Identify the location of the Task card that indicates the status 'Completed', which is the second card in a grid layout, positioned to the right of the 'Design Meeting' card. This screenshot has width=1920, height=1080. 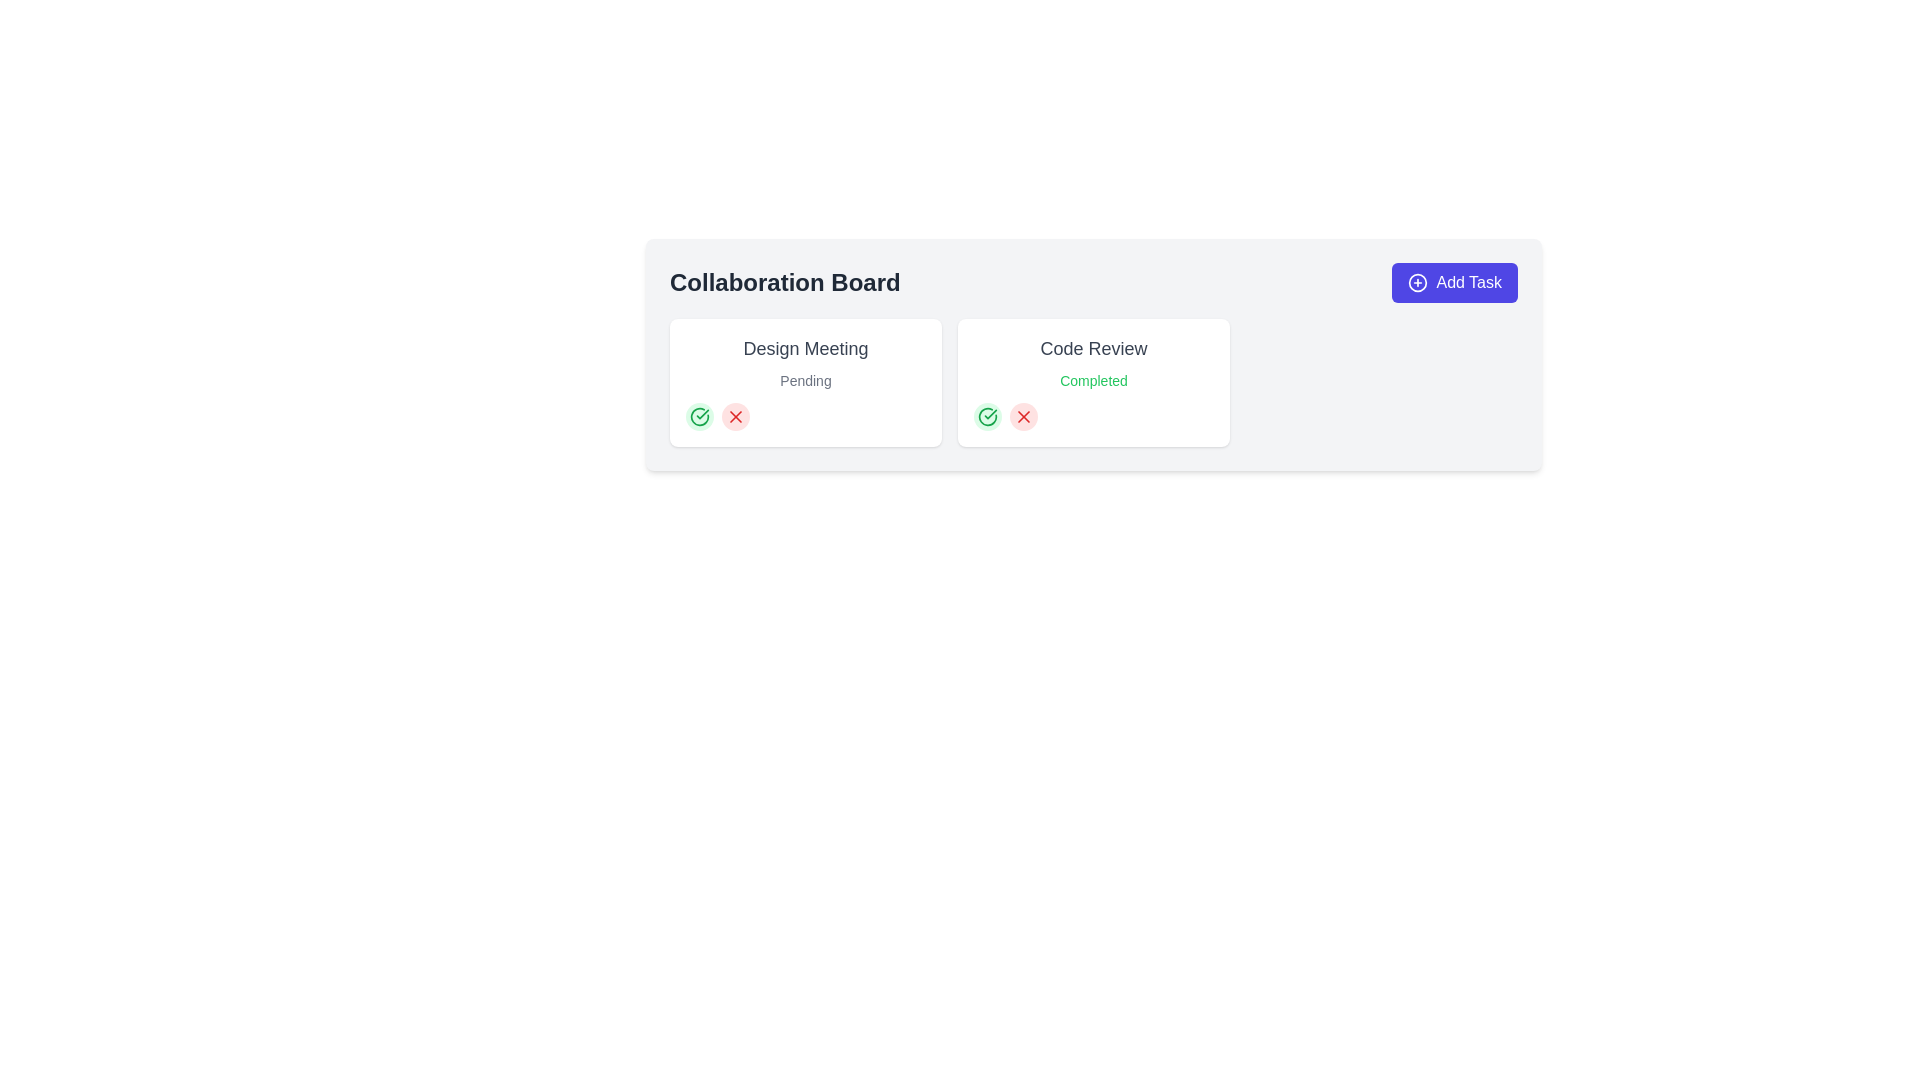
(1093, 353).